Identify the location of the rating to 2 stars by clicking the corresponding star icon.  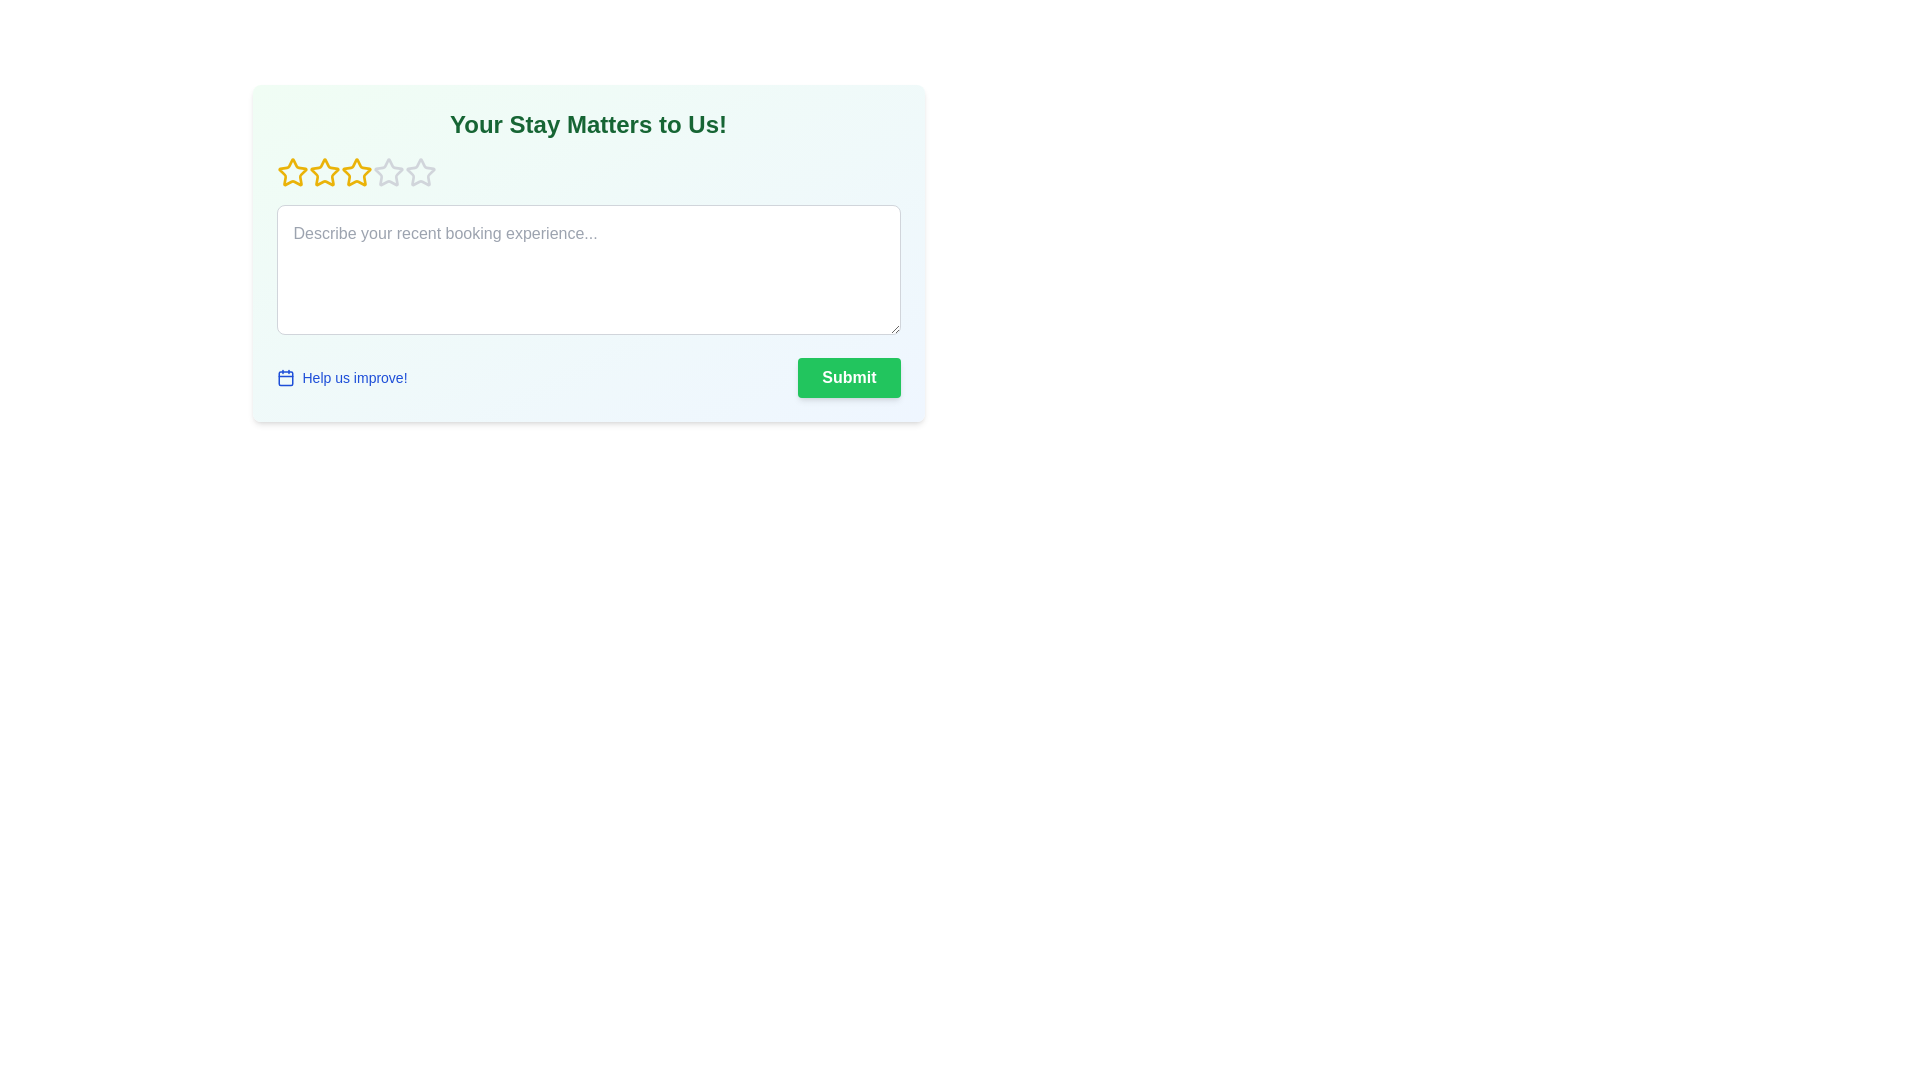
(324, 172).